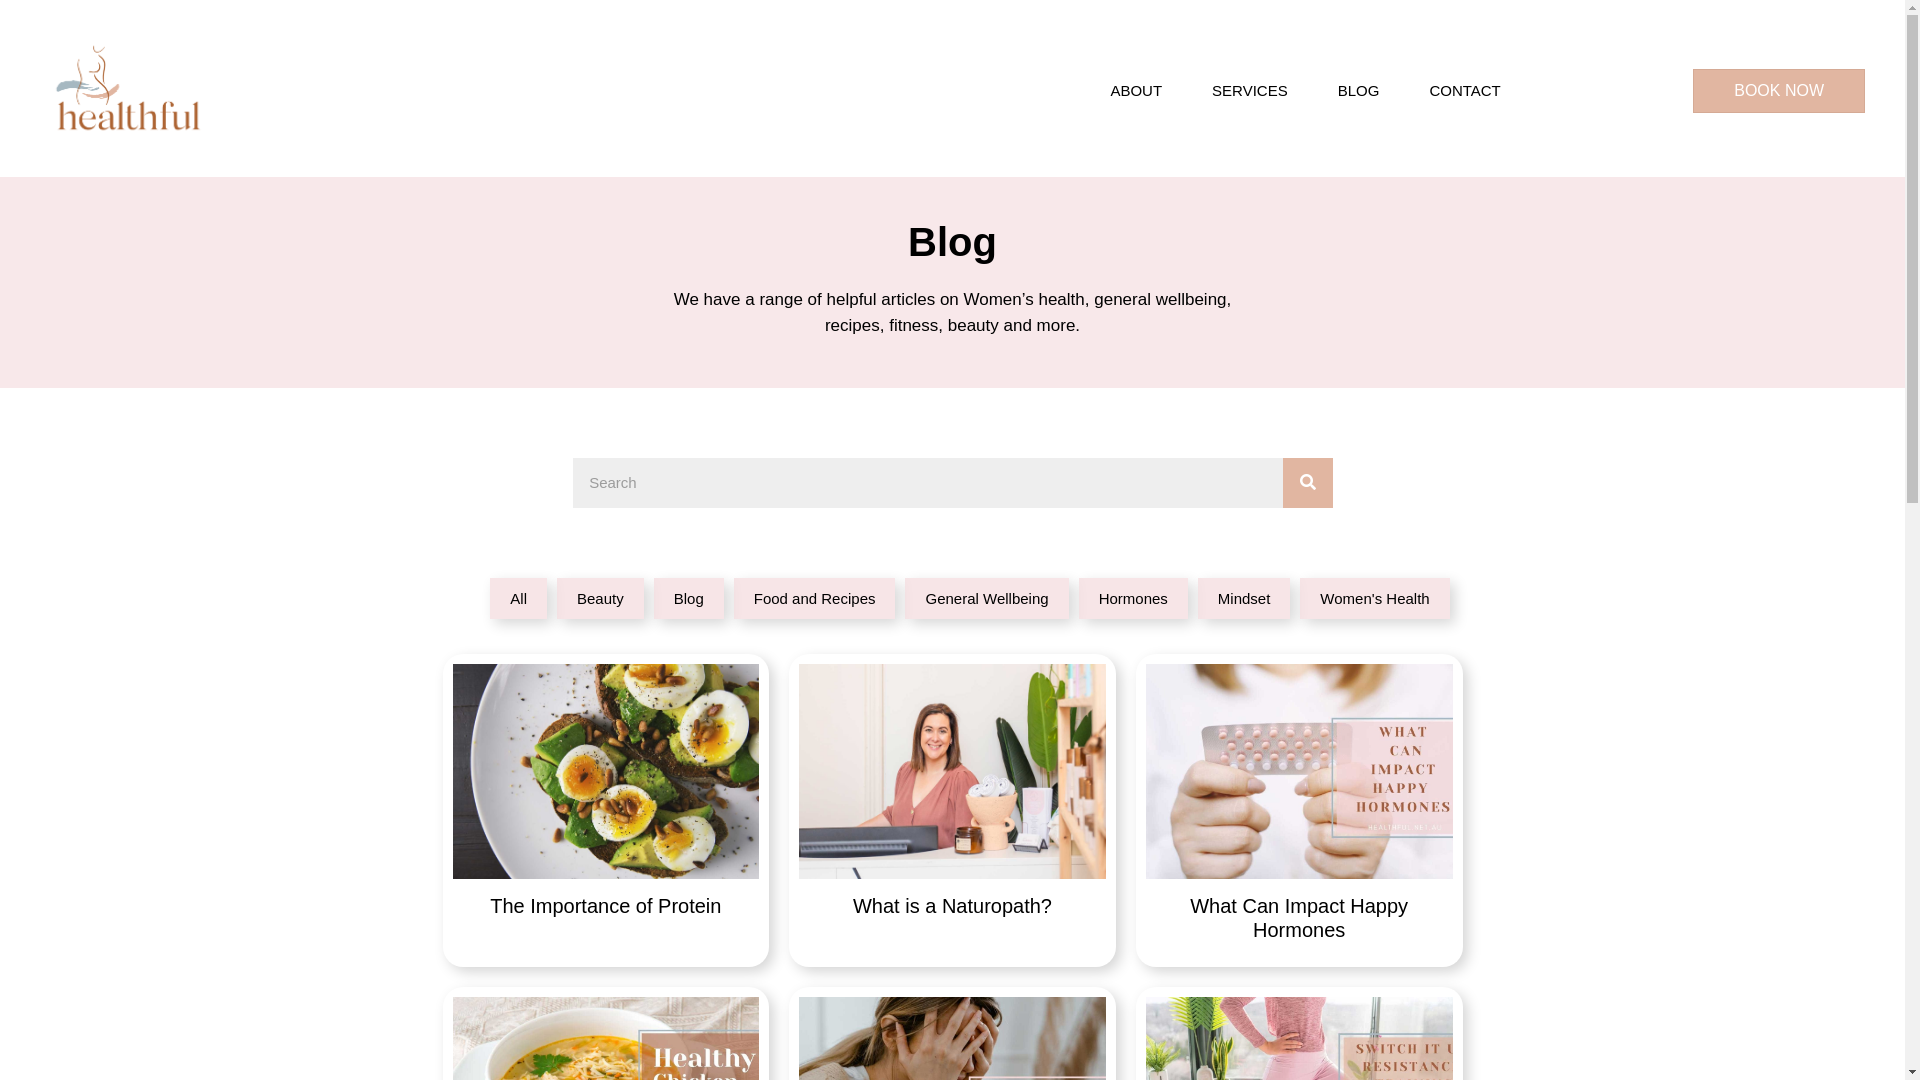 The width and height of the screenshot is (1920, 1080). What do you see at coordinates (1299, 770) in the screenshot?
I see `'what-can-impact-happy-hormones-healthful-wellness'` at bounding box center [1299, 770].